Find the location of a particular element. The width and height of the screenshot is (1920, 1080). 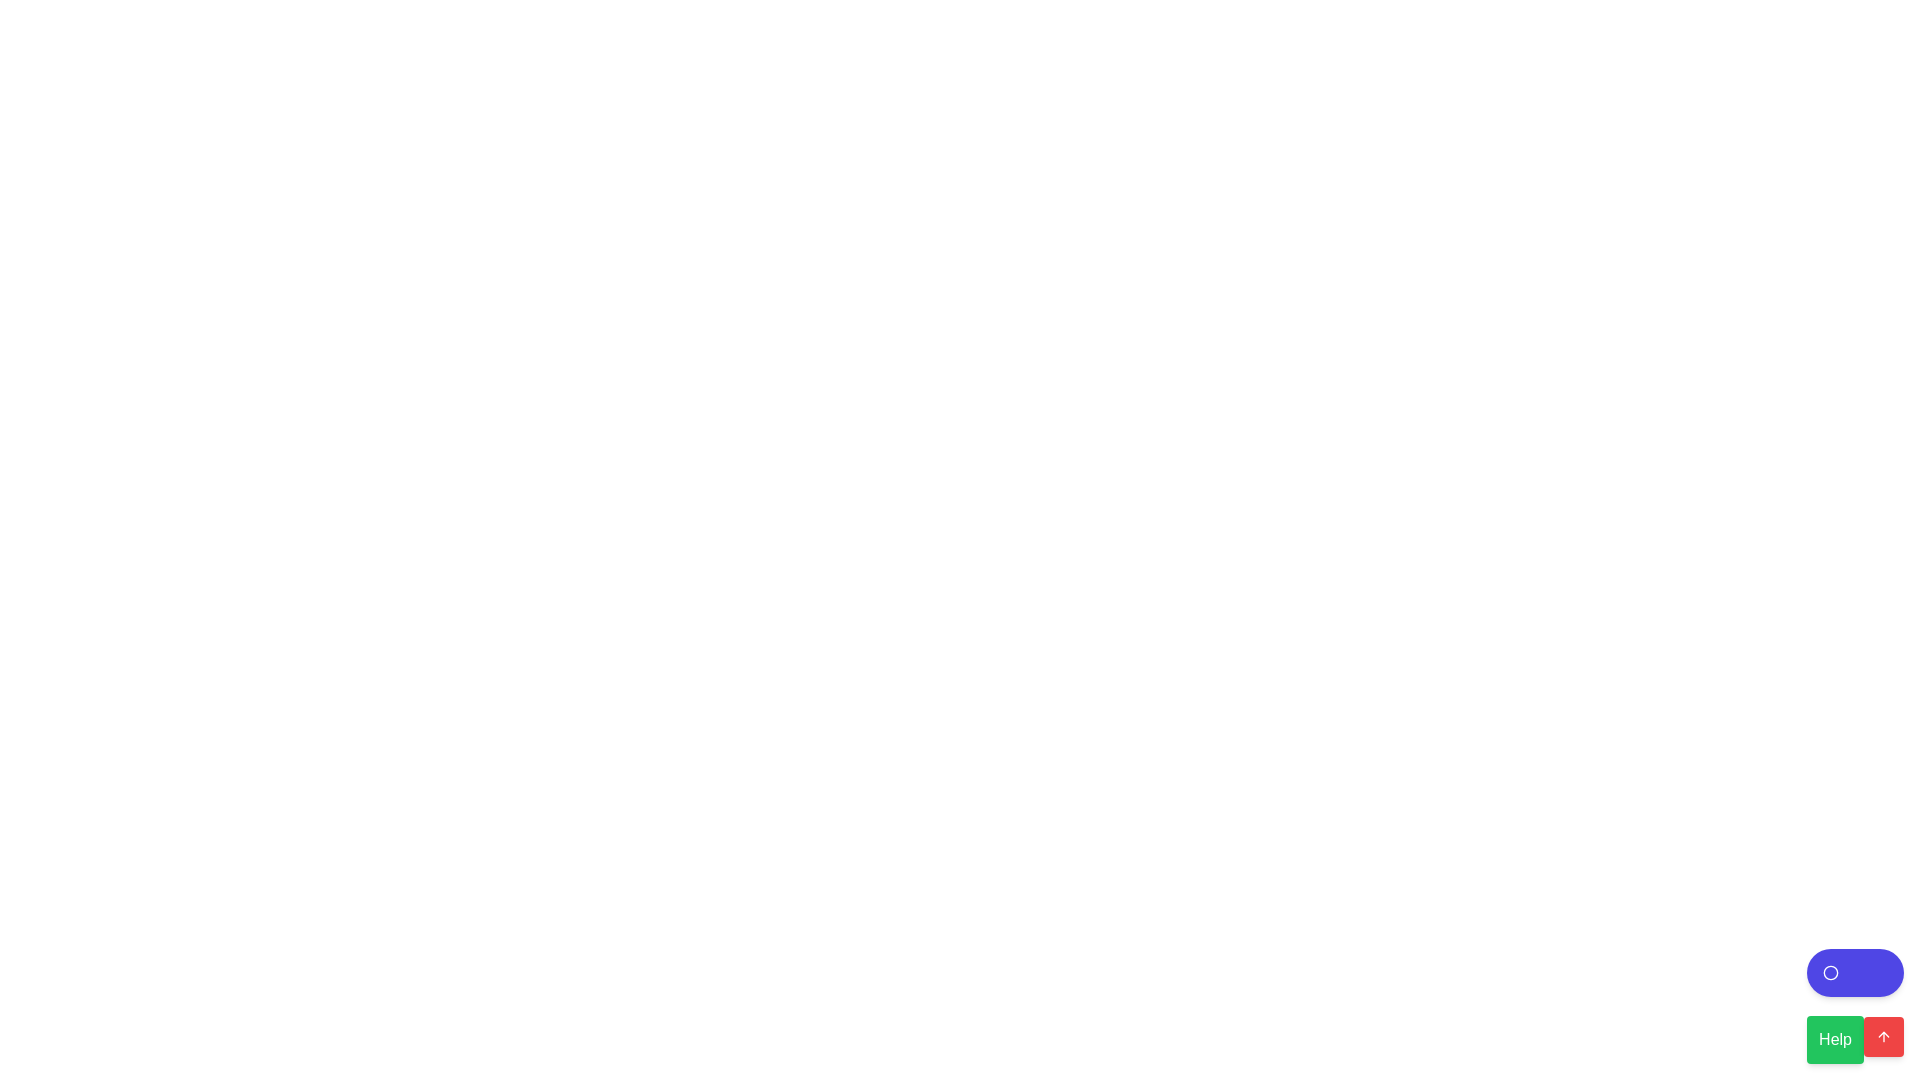

the 'Help' button located at the bottom-right corner of the interface is located at coordinates (1854, 1006).